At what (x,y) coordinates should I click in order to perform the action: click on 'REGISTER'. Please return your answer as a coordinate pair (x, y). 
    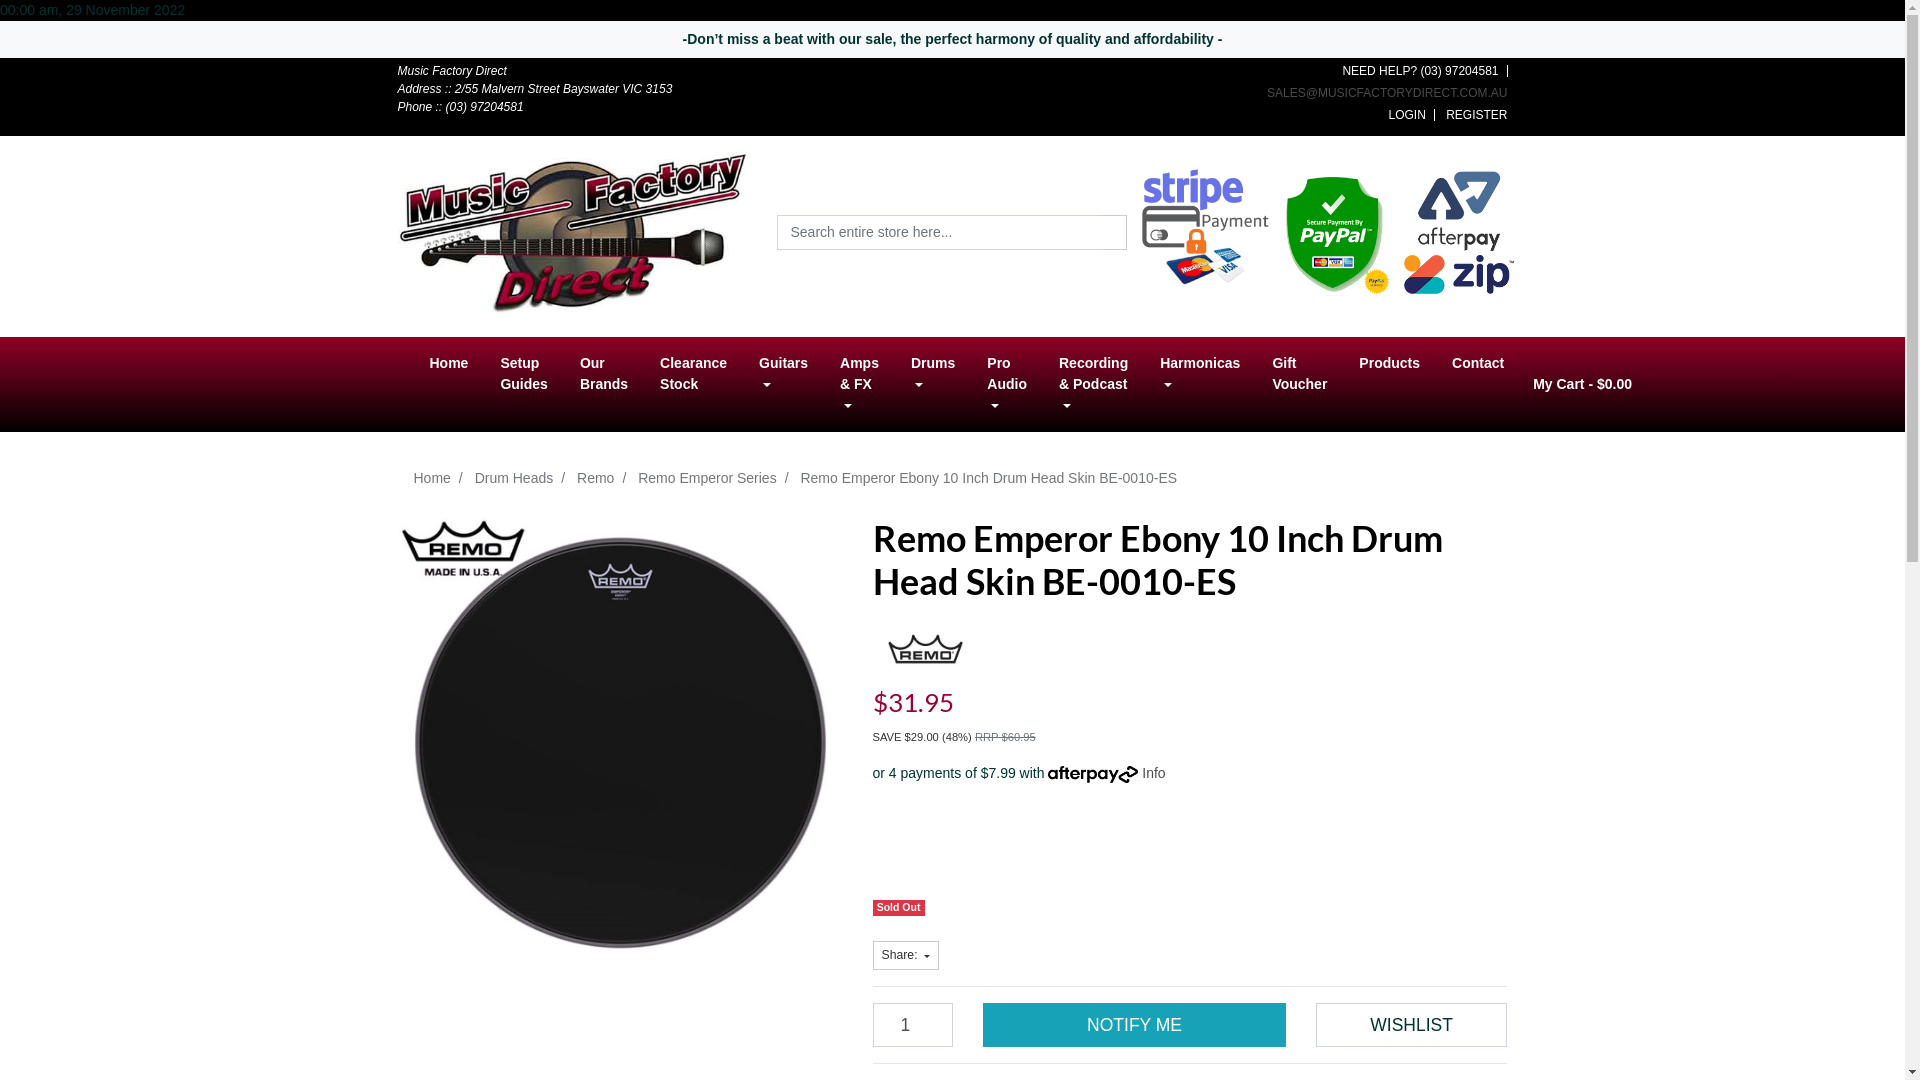
    Looking at the image, I should click on (1476, 115).